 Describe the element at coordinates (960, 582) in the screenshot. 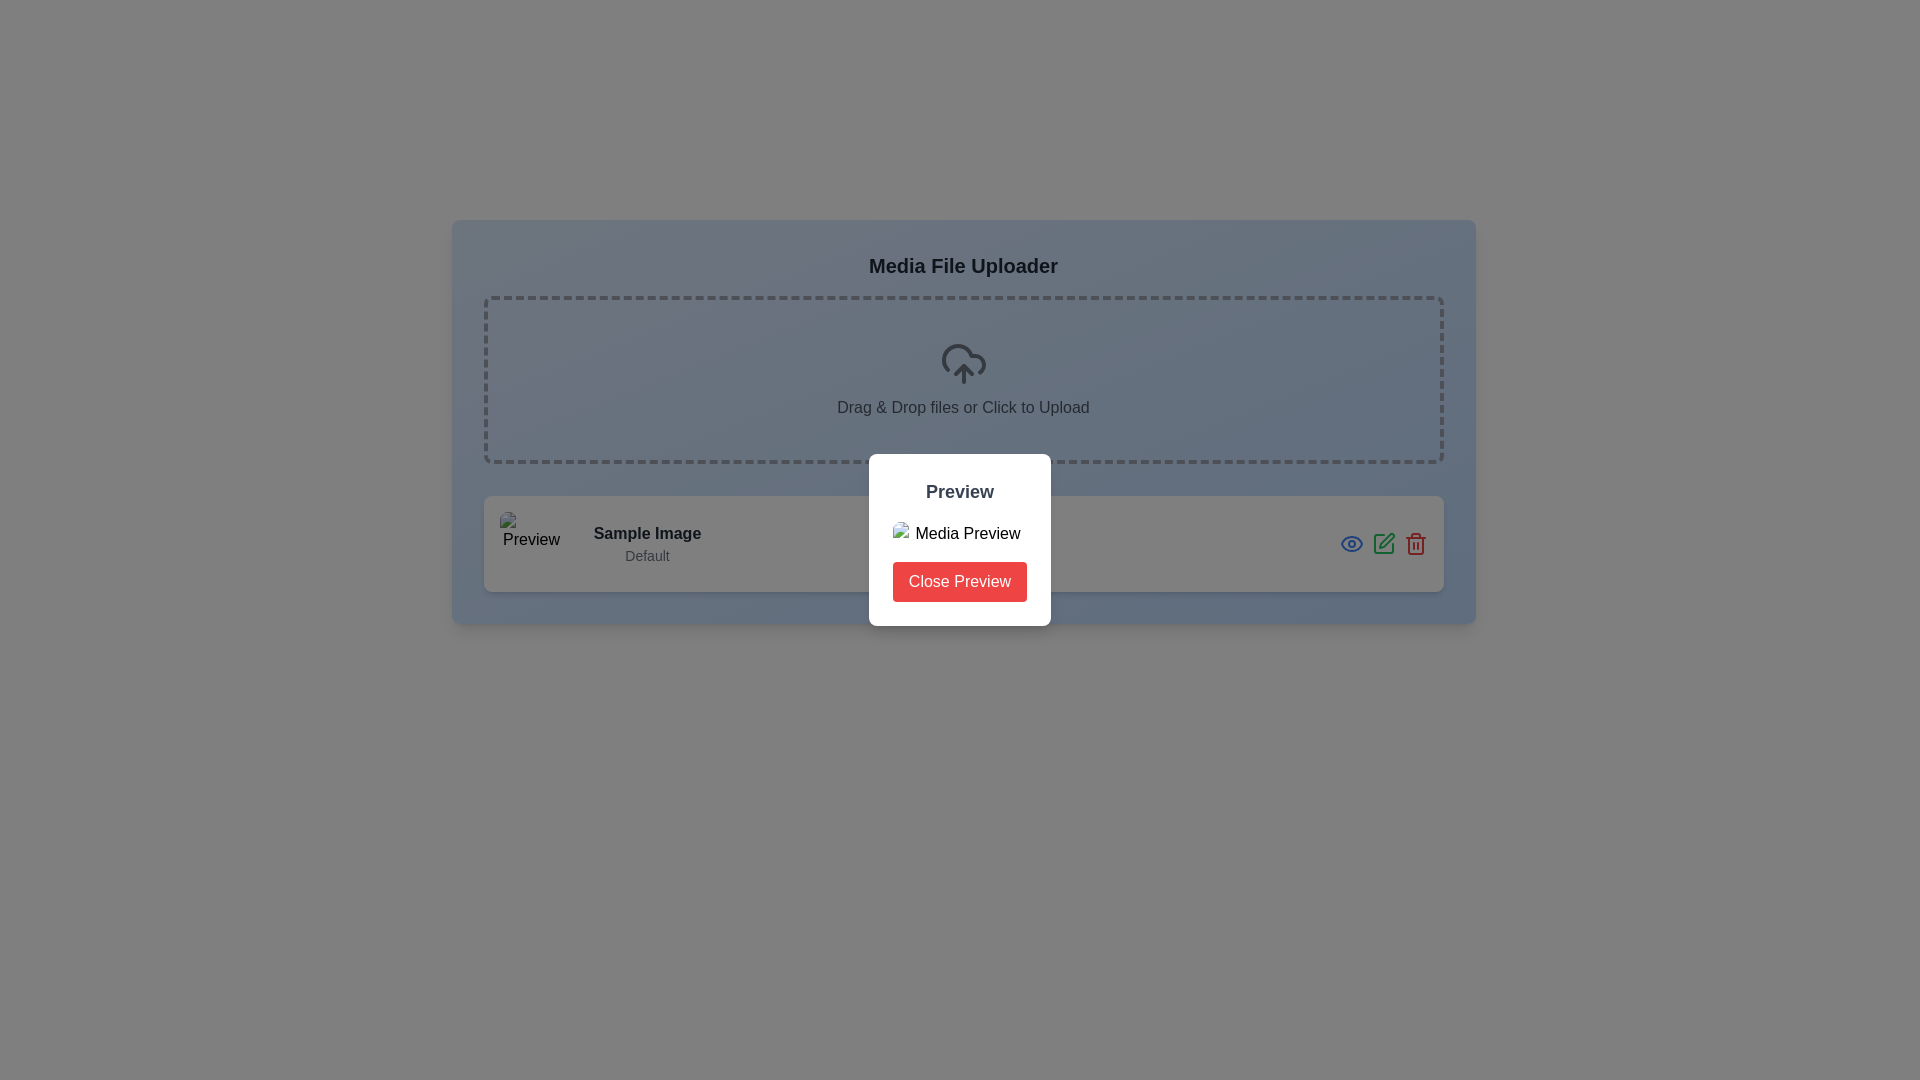

I see `the vibrant red 'Close Preview' button, which has rounded corners and white text` at that location.